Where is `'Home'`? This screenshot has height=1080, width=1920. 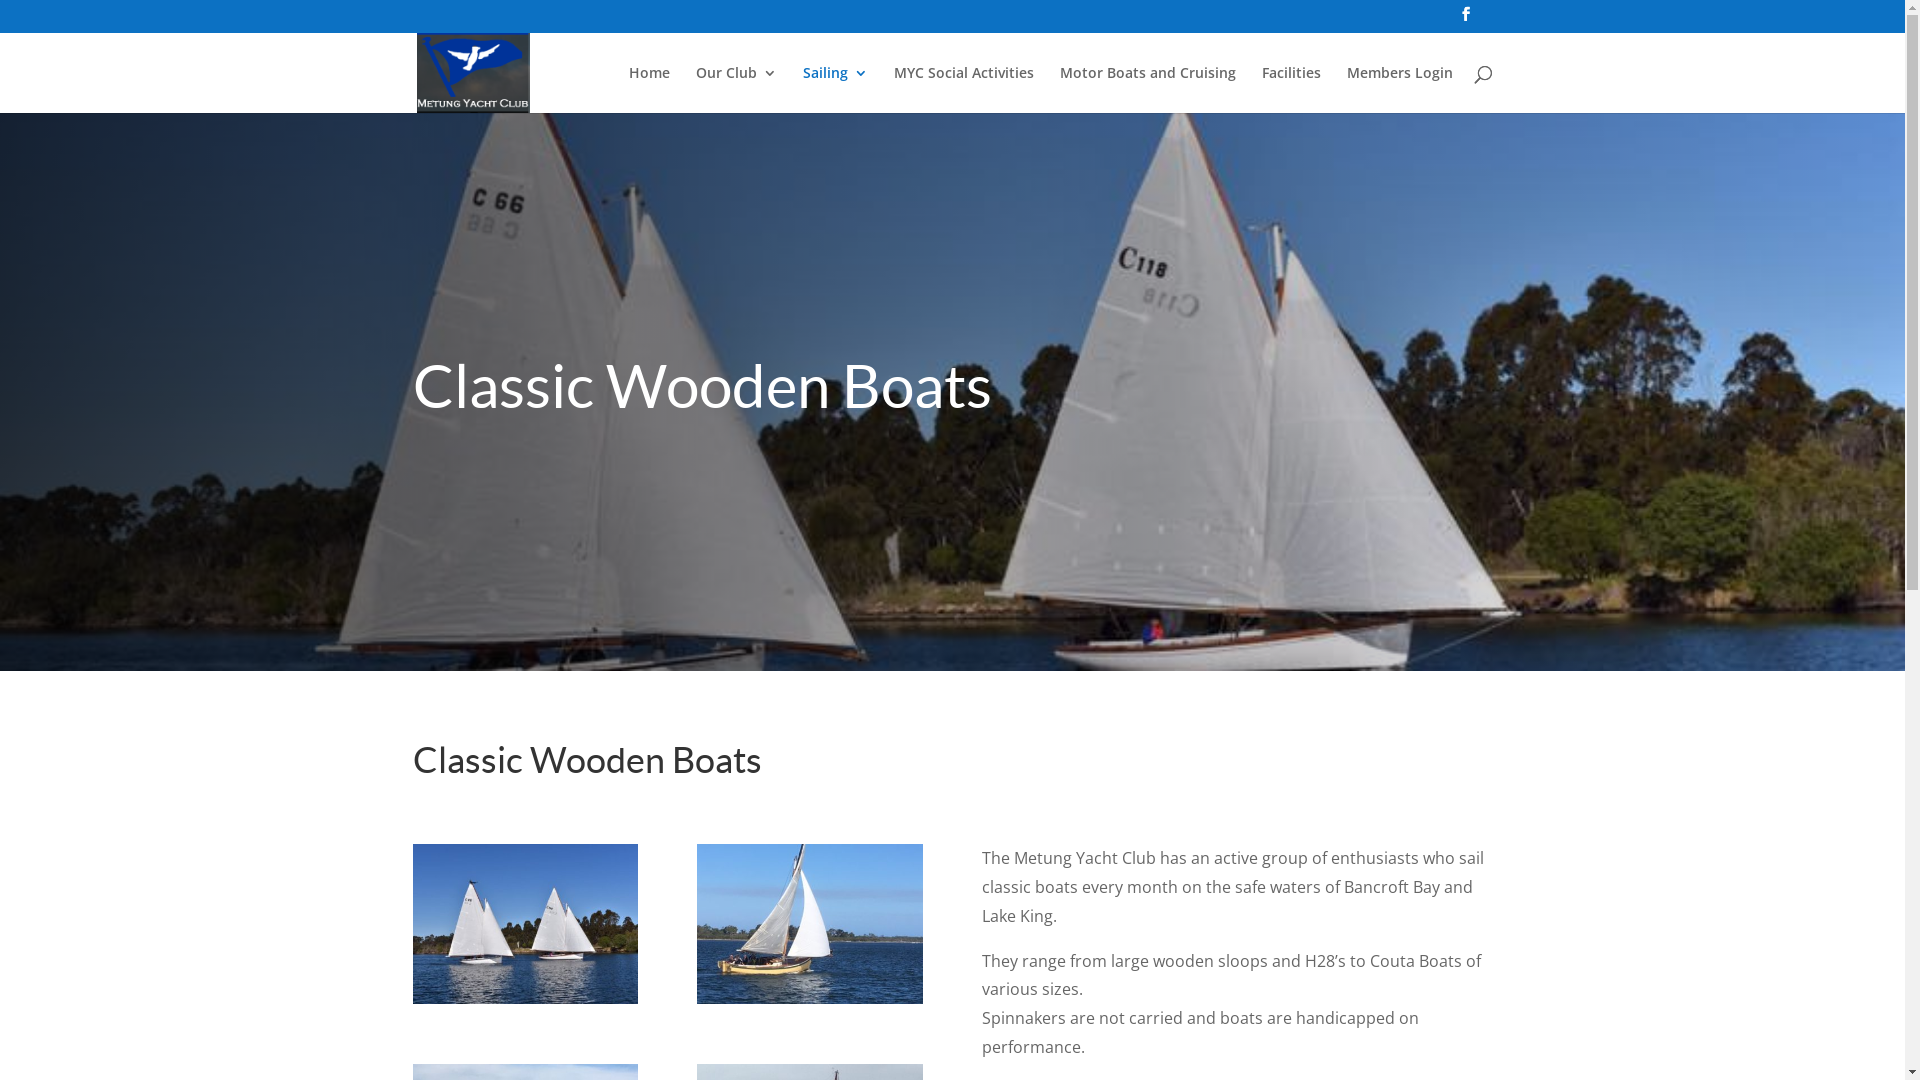 'Home' is located at coordinates (648, 88).